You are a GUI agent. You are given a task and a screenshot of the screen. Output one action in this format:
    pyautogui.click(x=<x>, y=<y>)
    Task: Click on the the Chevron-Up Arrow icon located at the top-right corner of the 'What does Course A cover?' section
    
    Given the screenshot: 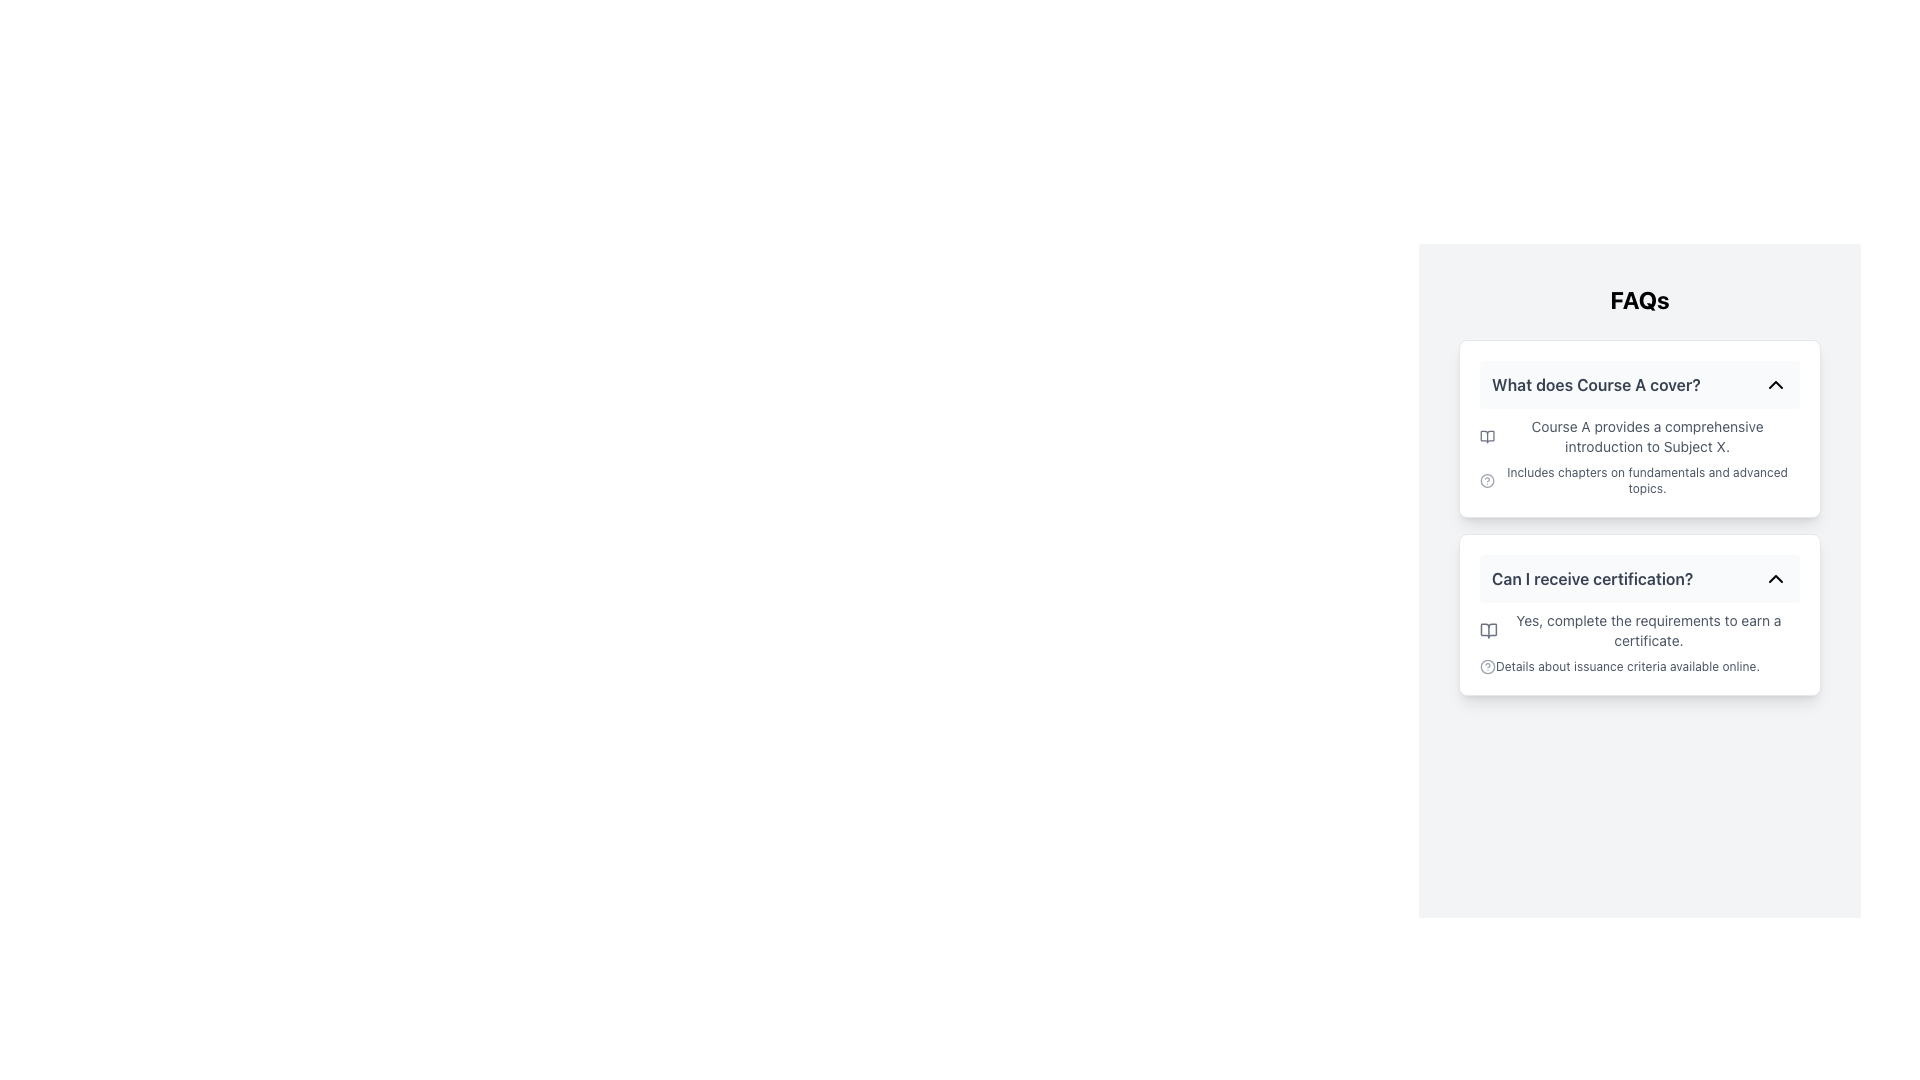 What is the action you would take?
    pyautogui.click(x=1776, y=385)
    